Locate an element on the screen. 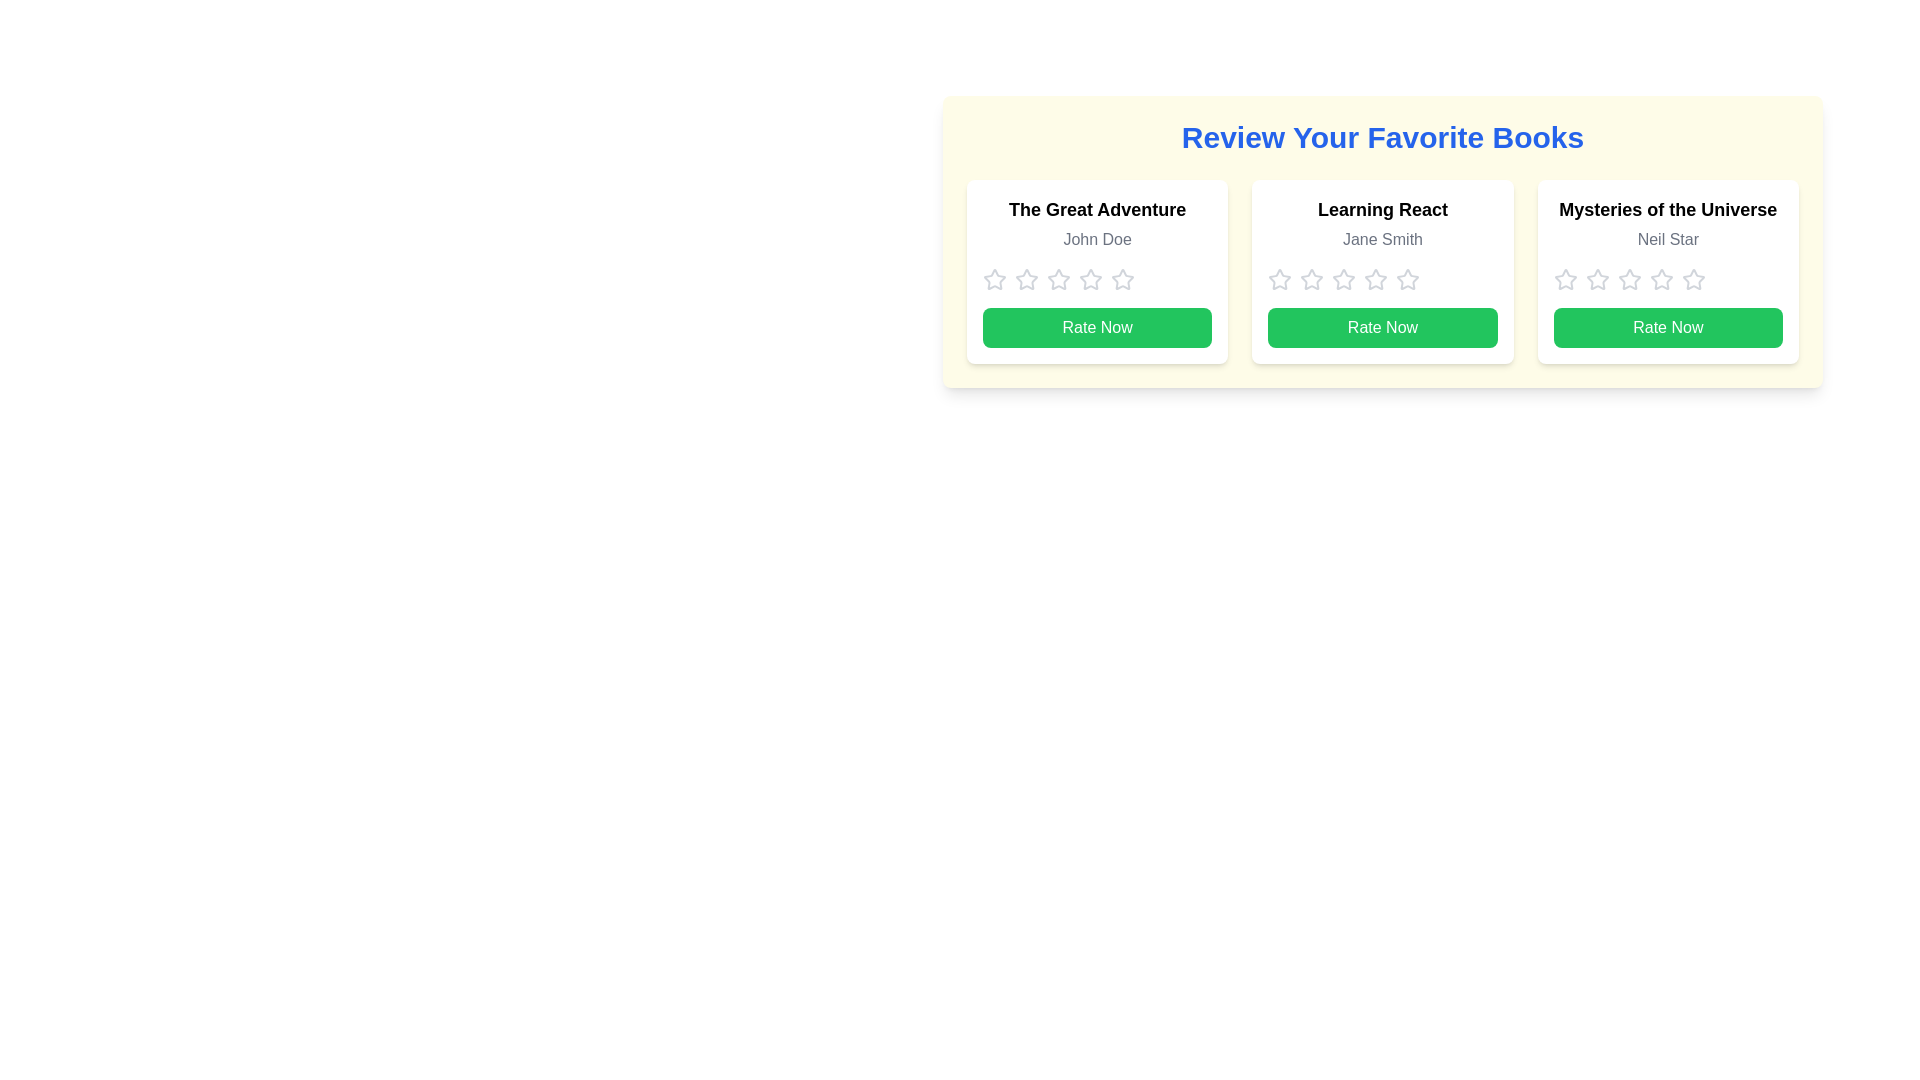 The width and height of the screenshot is (1920, 1080). the star rating in the interactive card for 'The Great Adventure' is located at coordinates (1096, 272).